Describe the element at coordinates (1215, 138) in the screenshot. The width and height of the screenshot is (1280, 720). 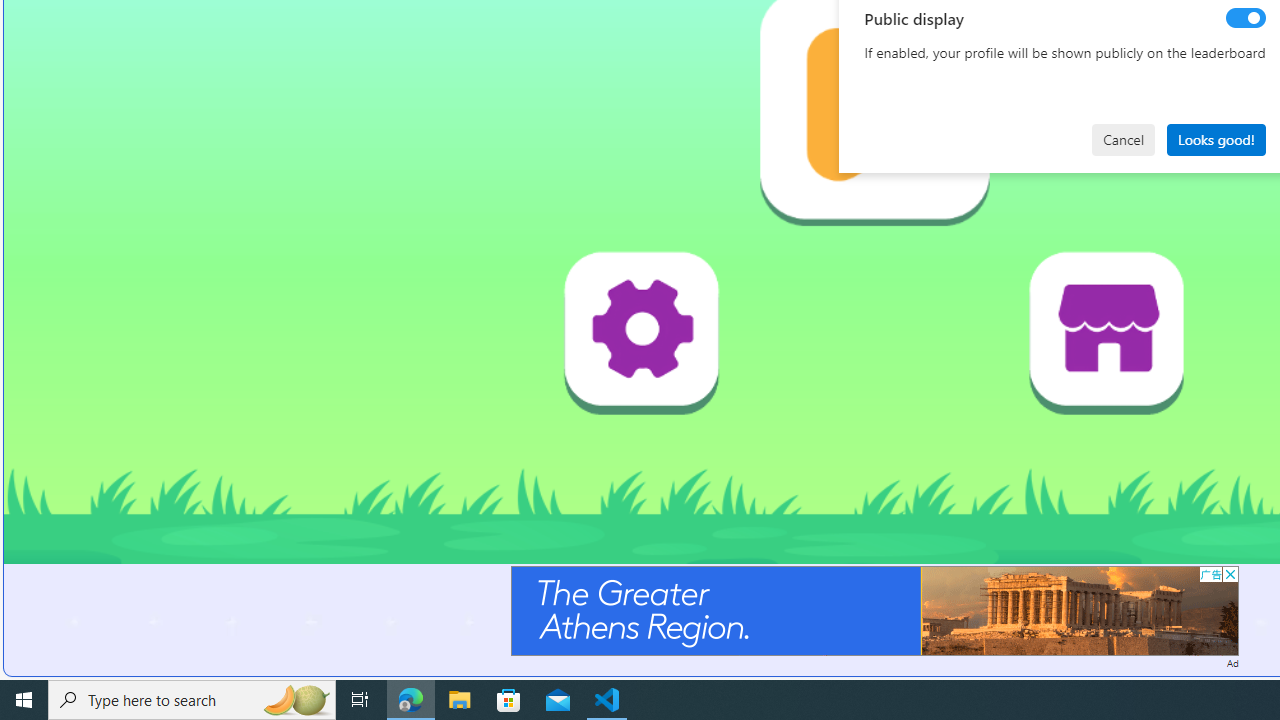
I see `'Looks good!'` at that location.